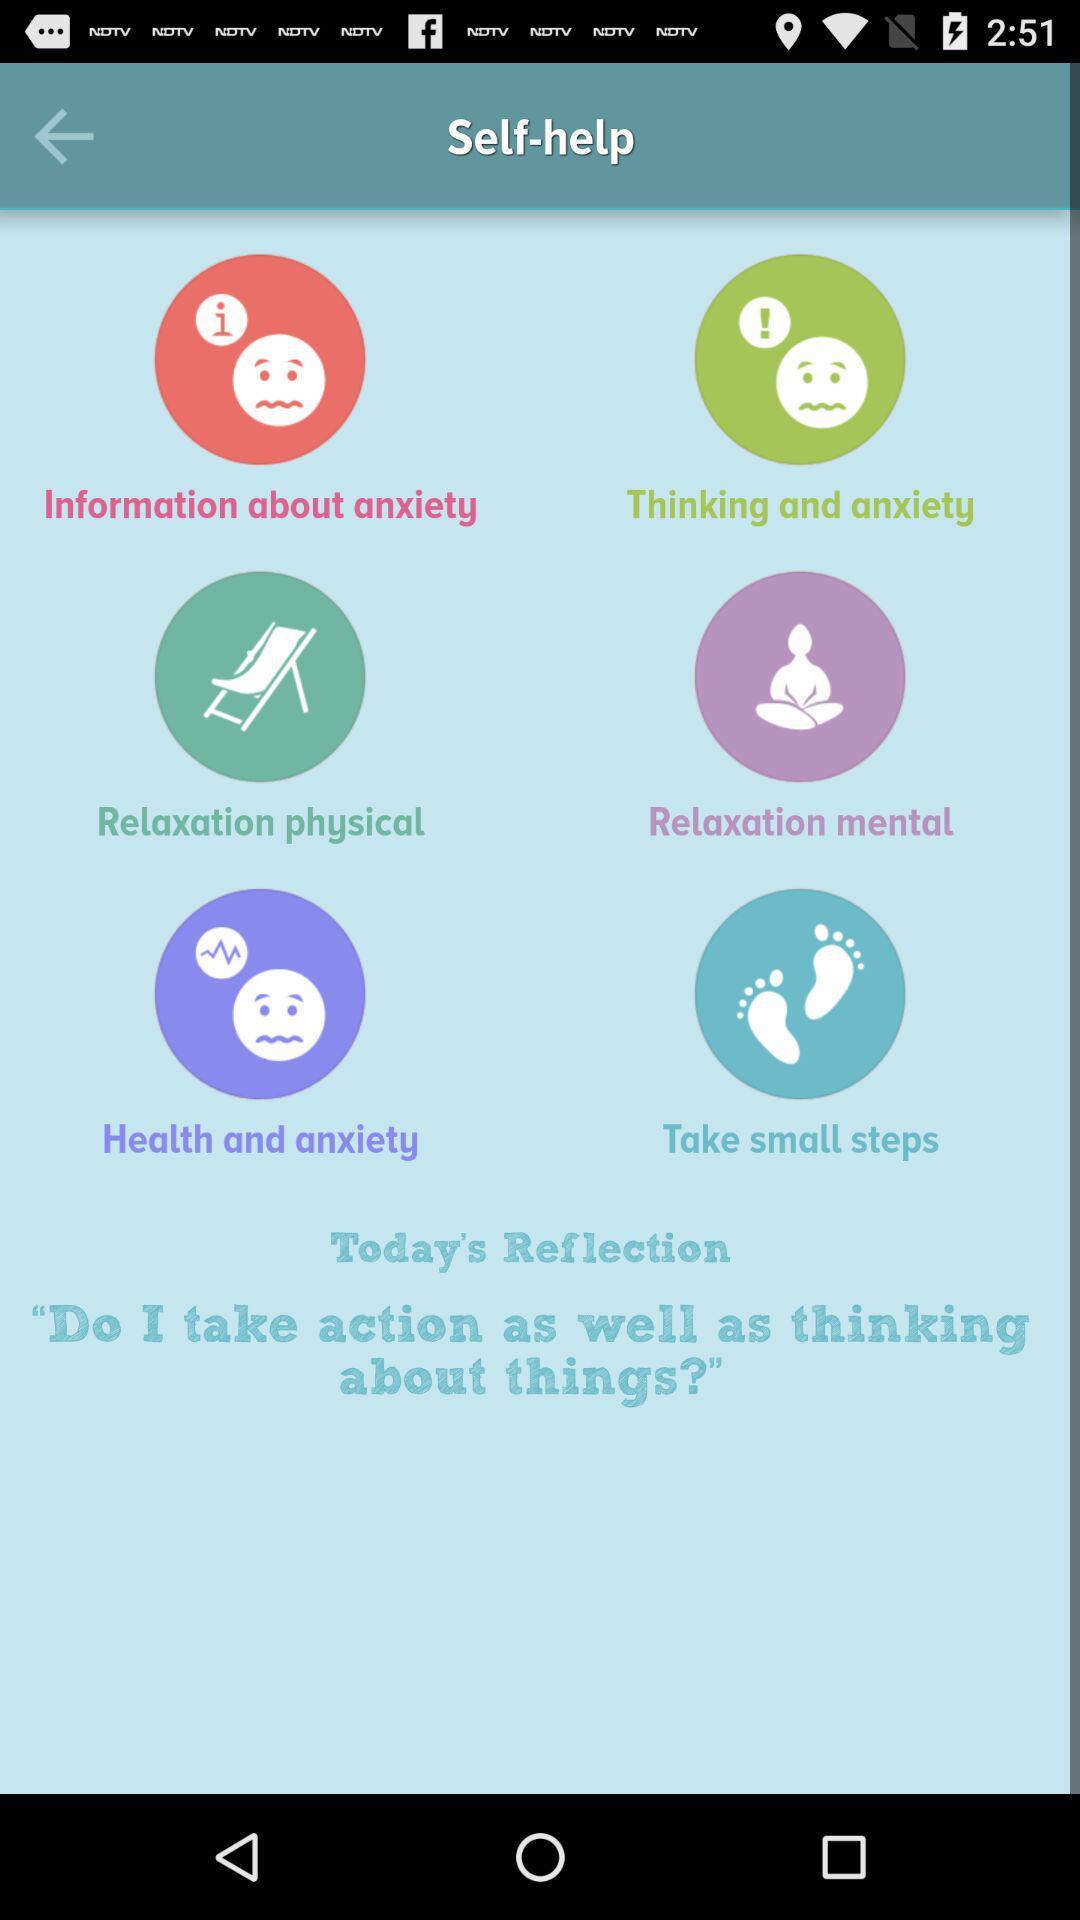 The width and height of the screenshot is (1080, 1920). I want to click on item above the relaxation physical icon, so click(270, 389).